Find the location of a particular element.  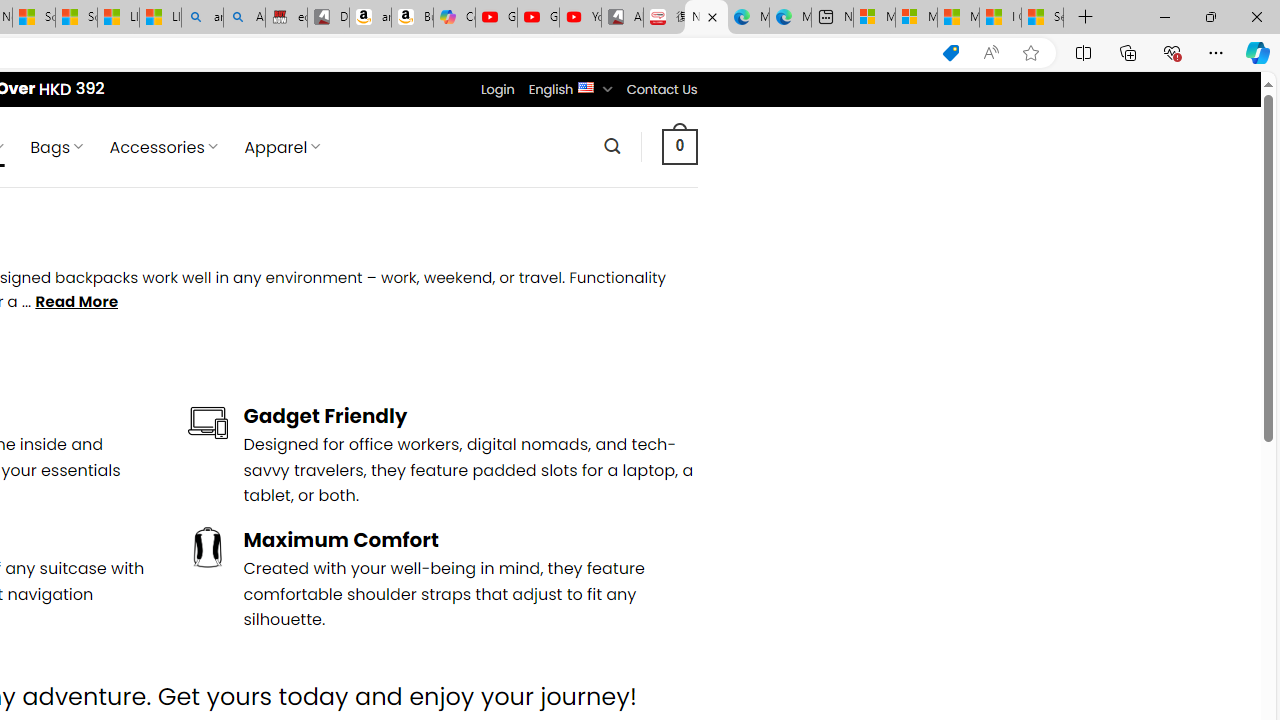

'Login' is located at coordinates (497, 88).